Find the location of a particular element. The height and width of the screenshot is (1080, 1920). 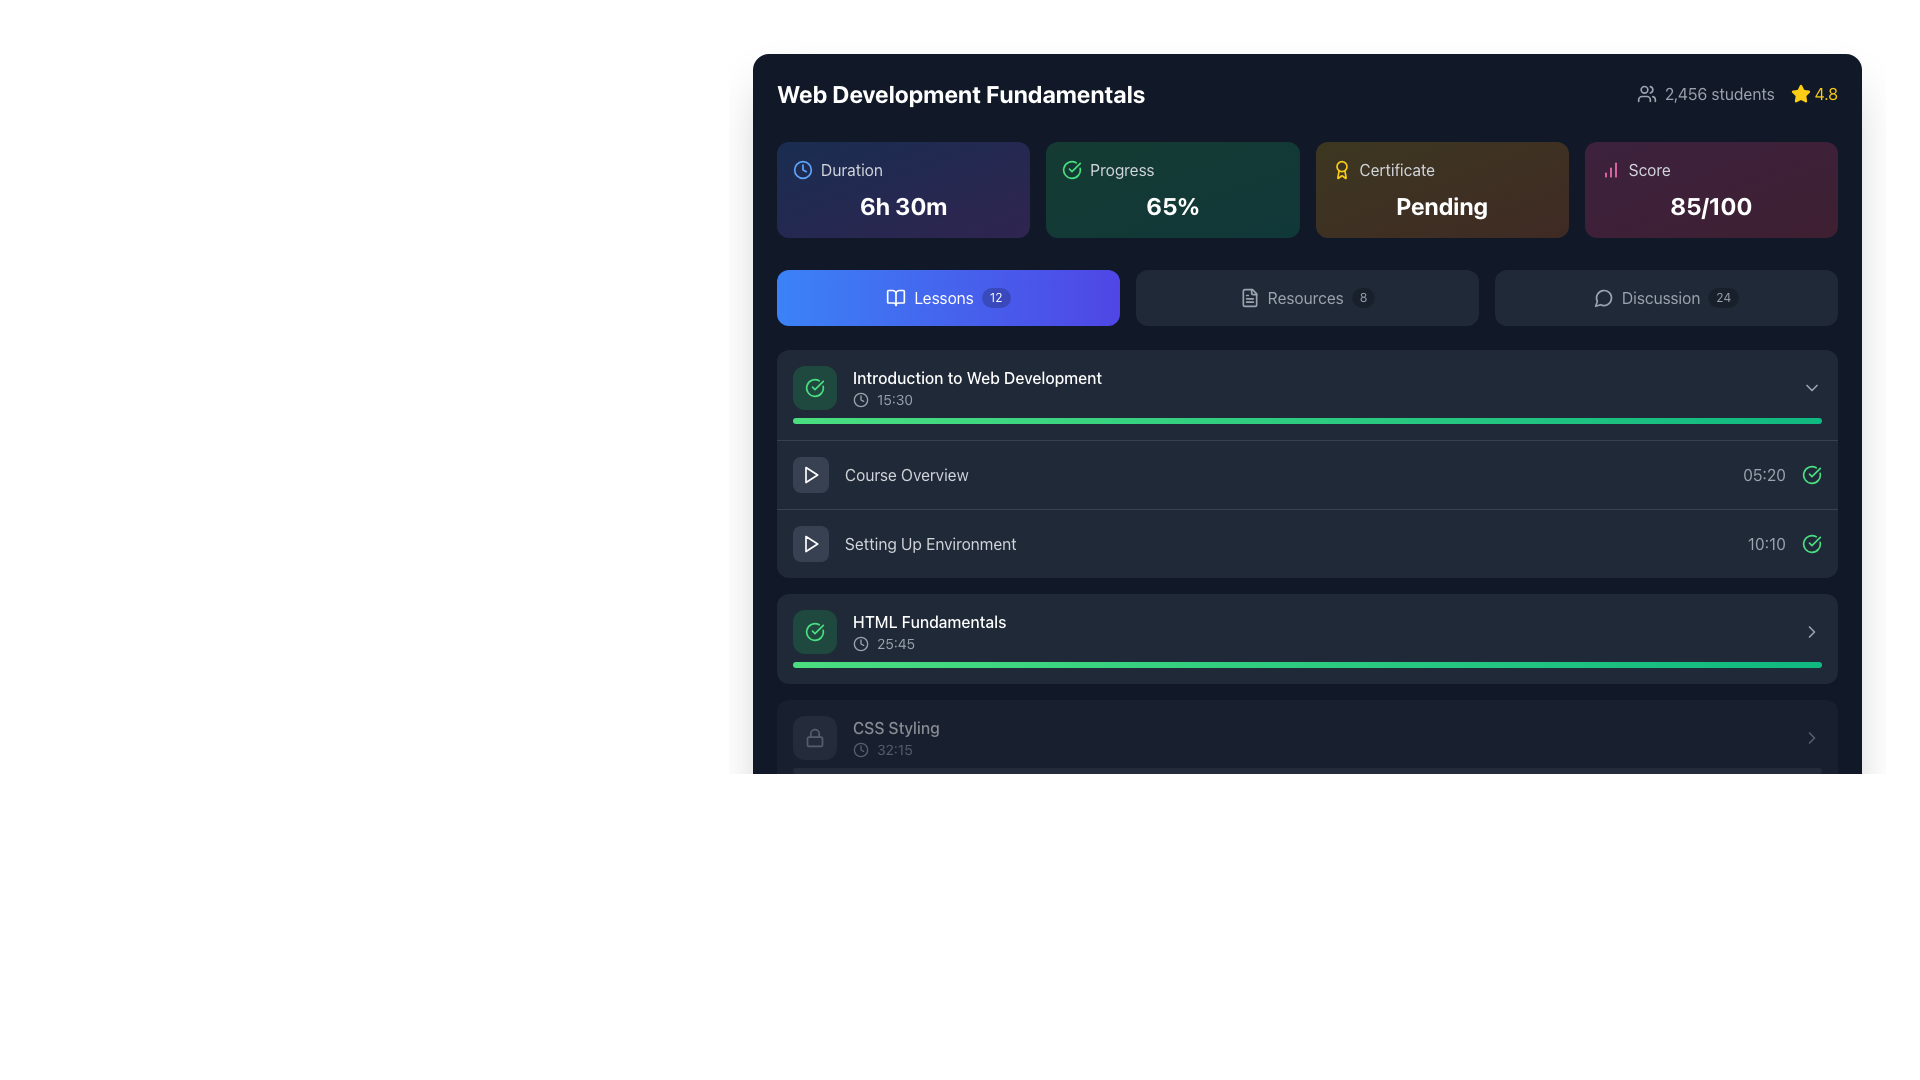

the SVG circle element that is part of the clock icon located in the bottom third of the interface, which has an outlined stroke and is near the 'HTML Fundamentals' section is located at coordinates (860, 644).